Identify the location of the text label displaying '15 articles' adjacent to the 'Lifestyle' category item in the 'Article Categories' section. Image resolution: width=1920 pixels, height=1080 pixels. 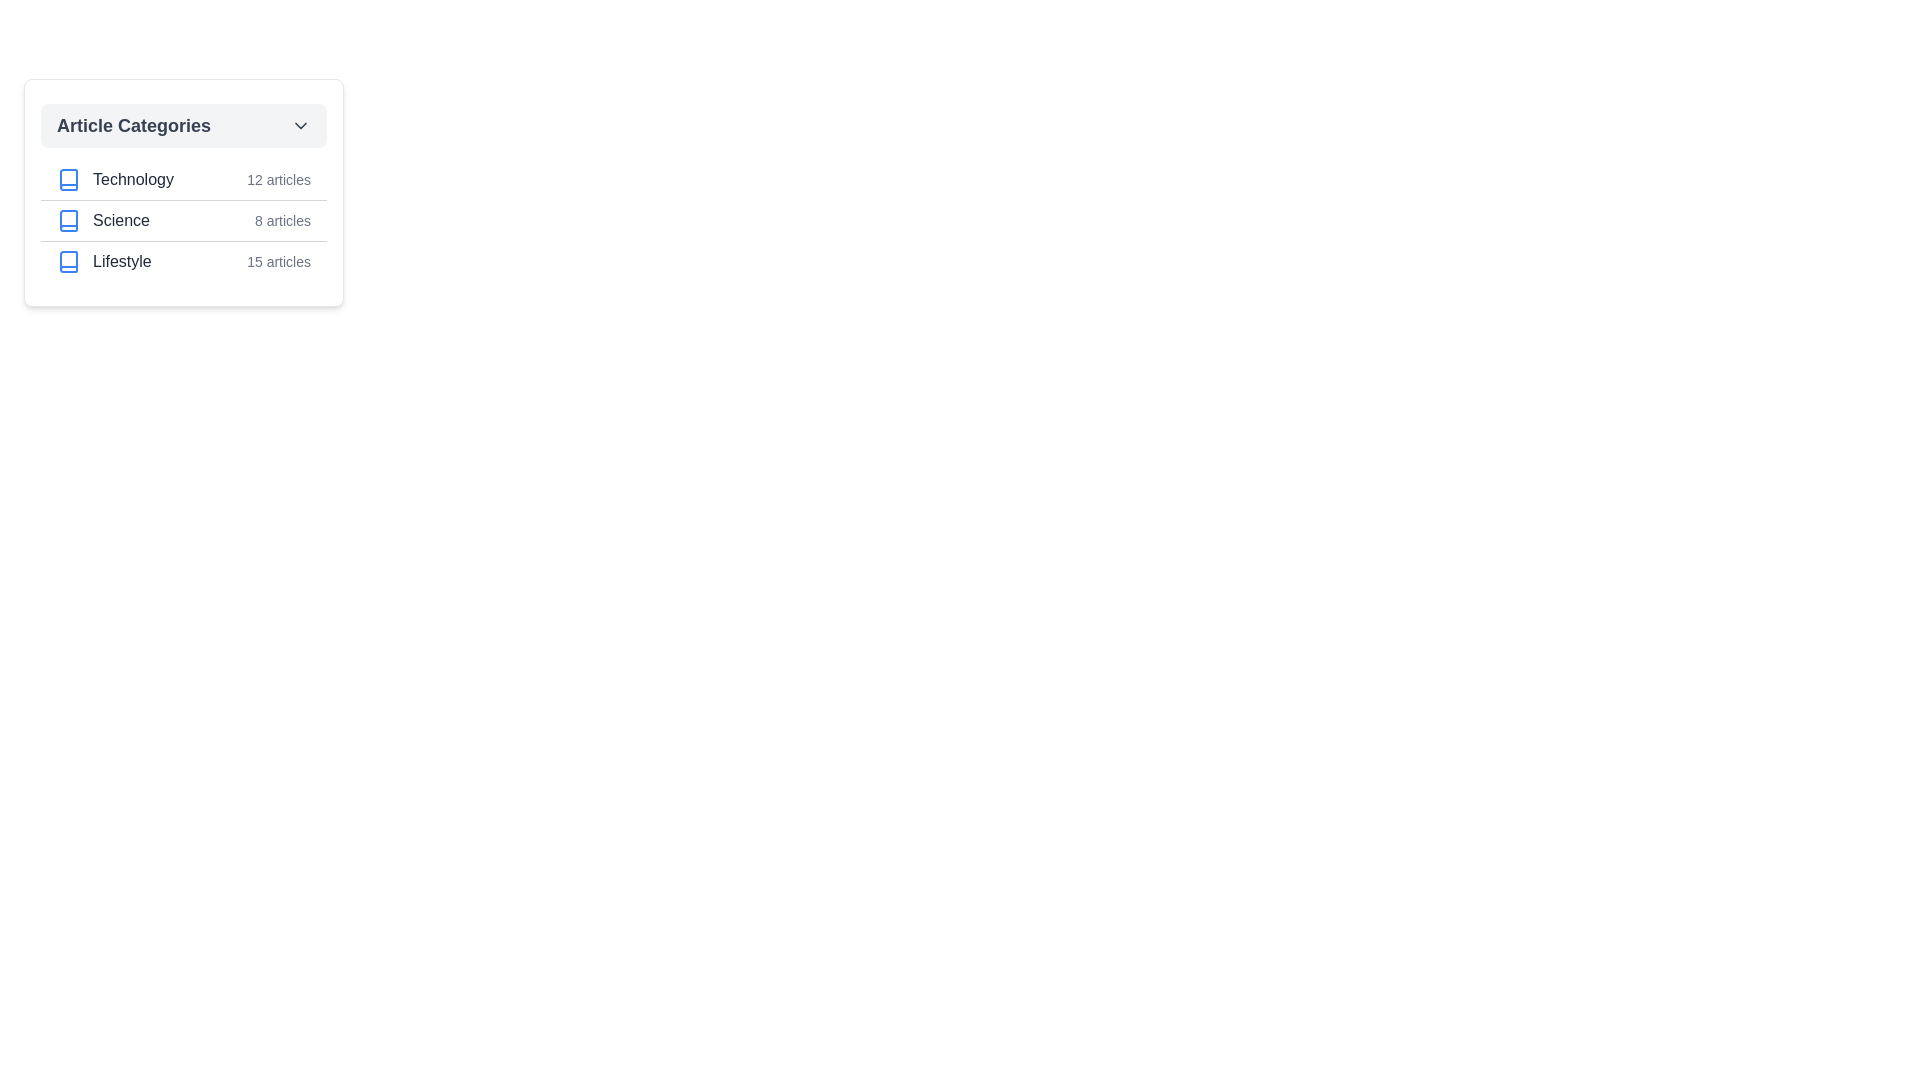
(278, 261).